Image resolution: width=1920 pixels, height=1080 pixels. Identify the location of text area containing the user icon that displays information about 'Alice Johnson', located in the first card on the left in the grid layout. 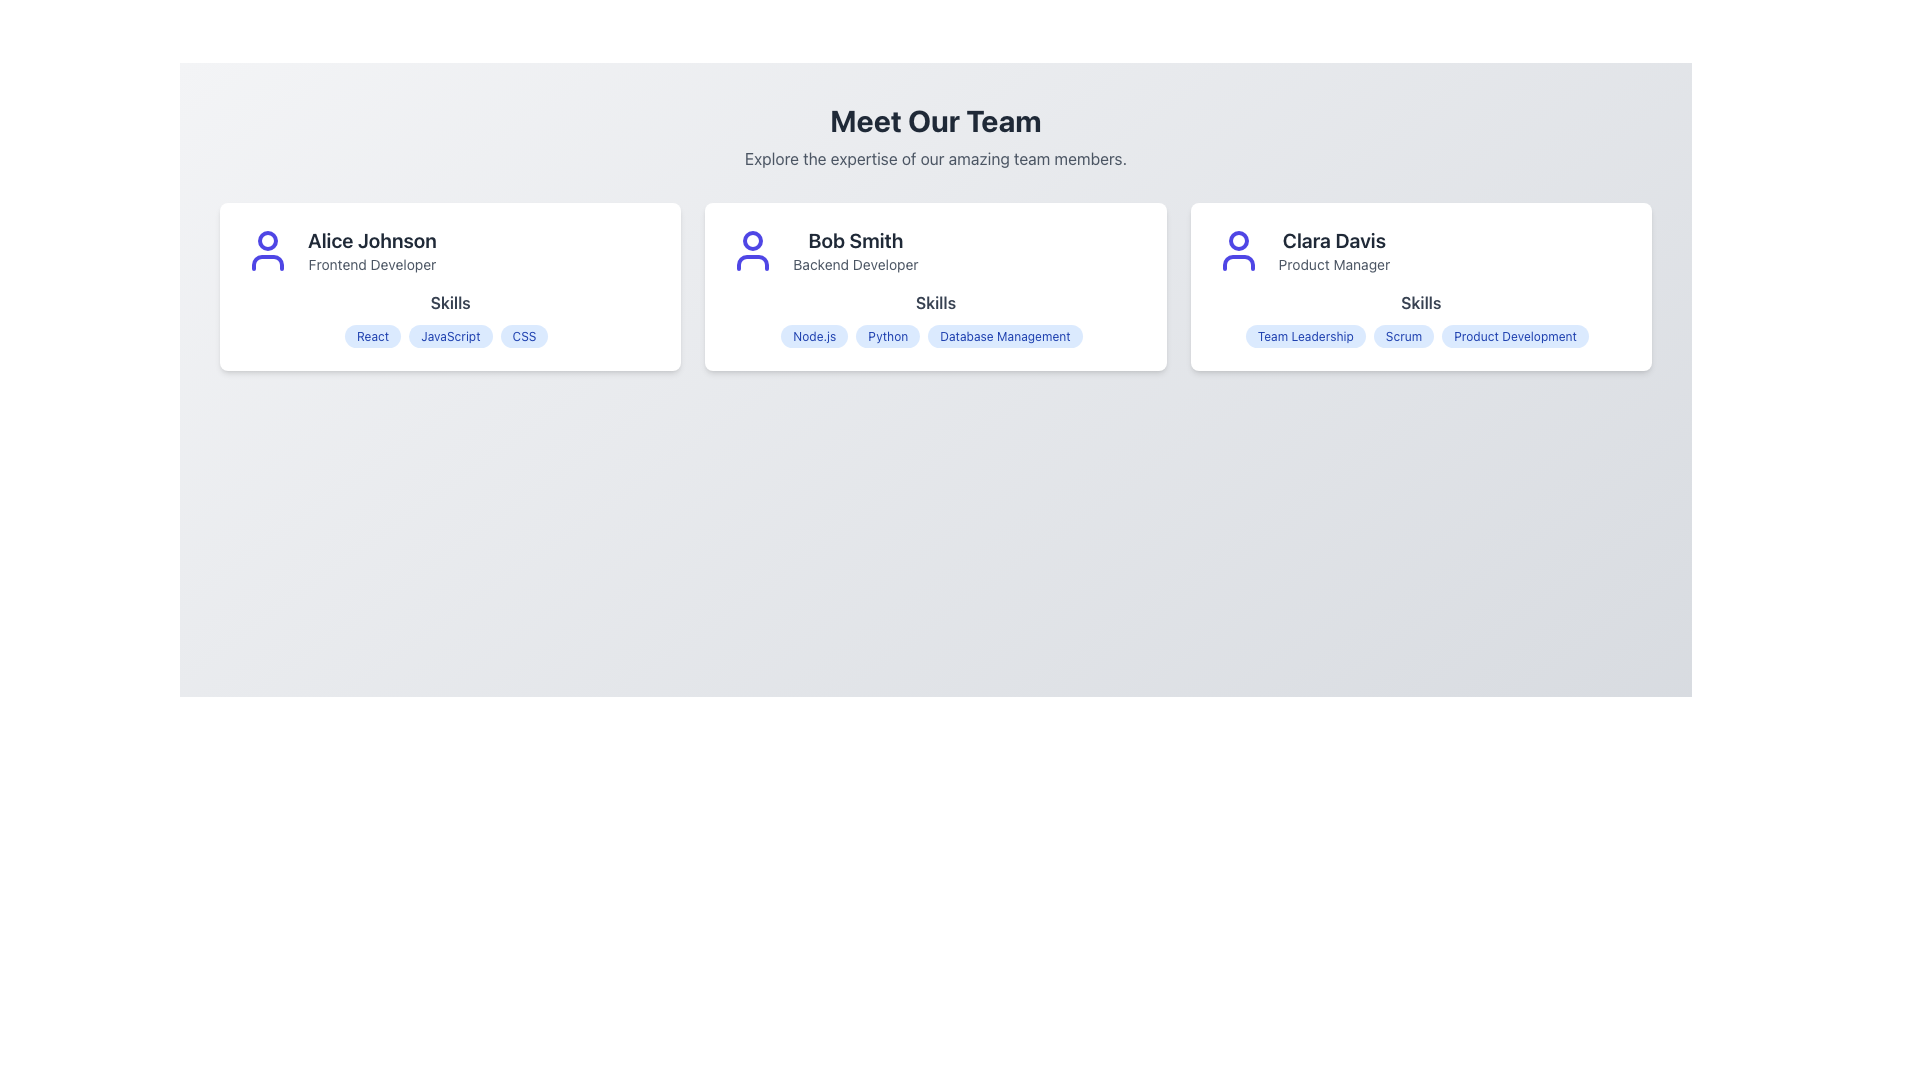
(449, 249).